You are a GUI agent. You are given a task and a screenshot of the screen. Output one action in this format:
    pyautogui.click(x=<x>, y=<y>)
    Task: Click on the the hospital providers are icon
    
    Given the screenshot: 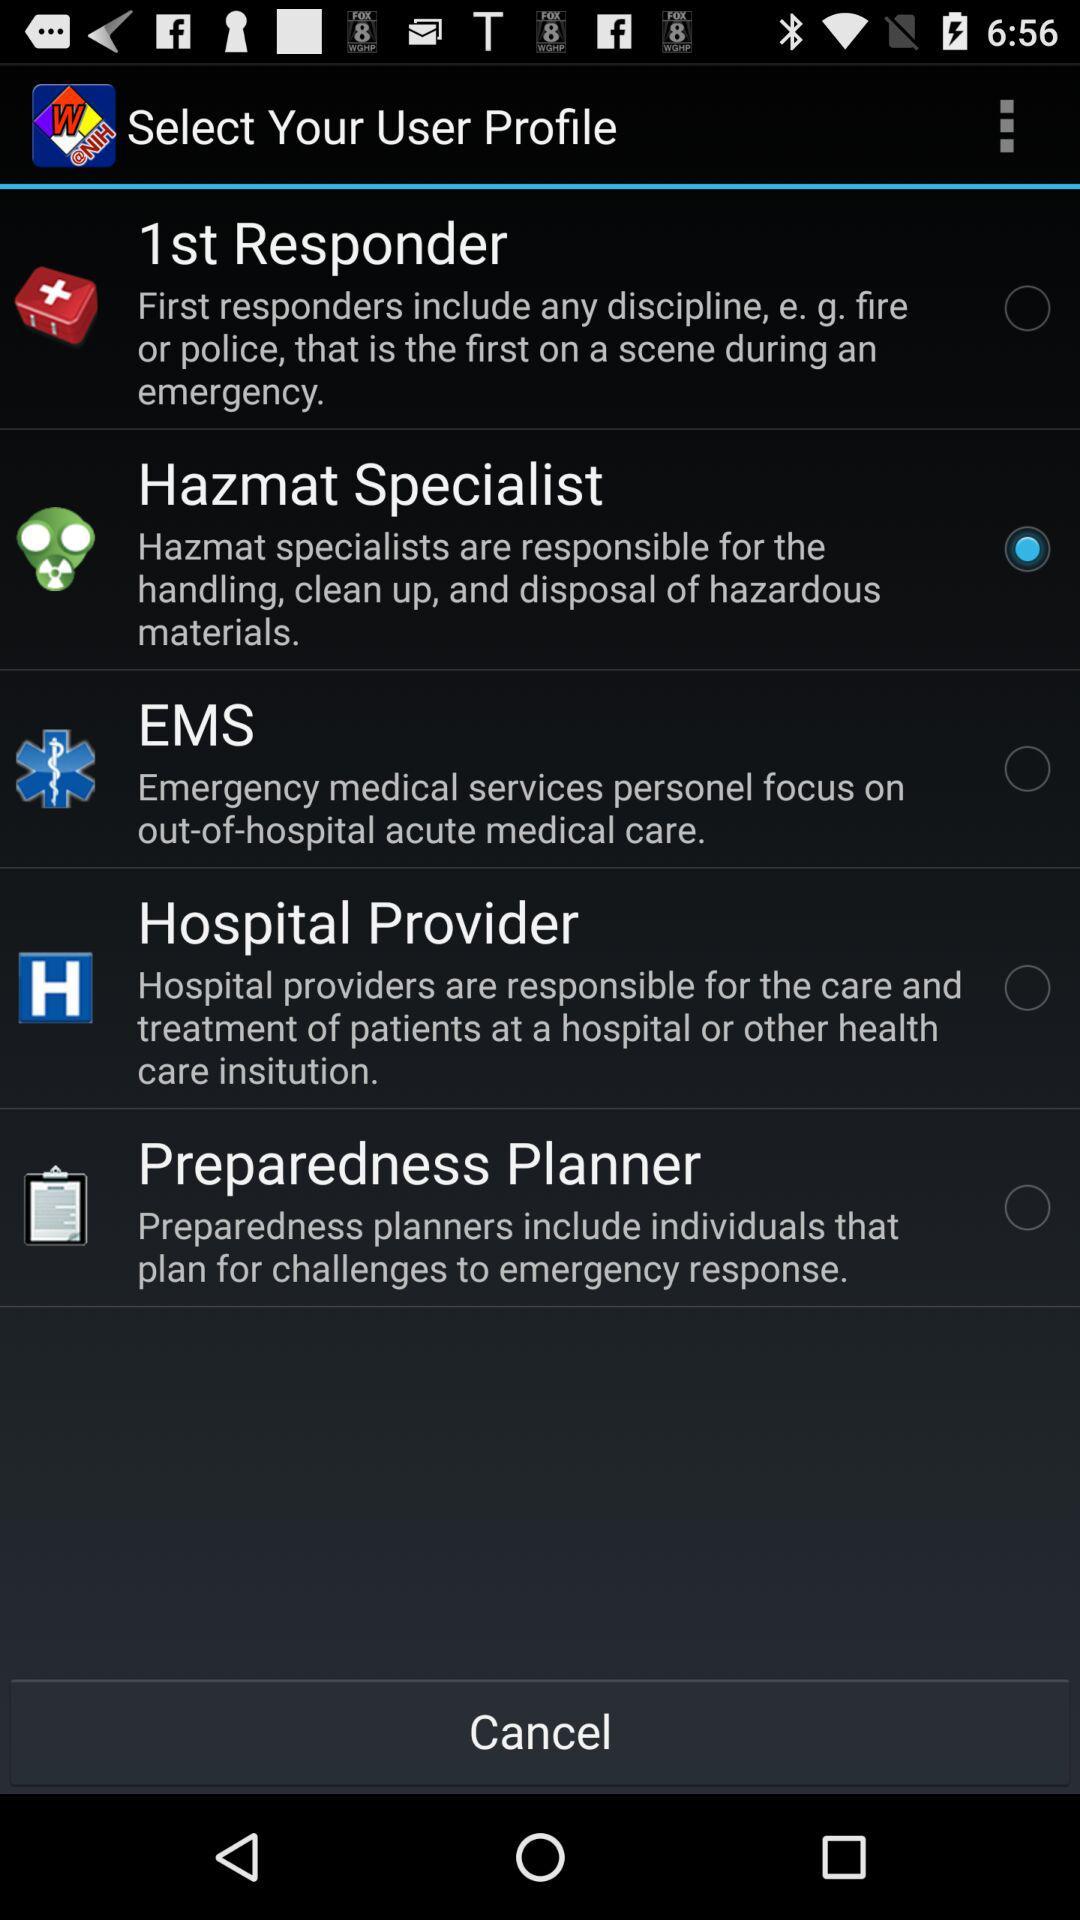 What is the action you would take?
    pyautogui.click(x=554, y=1026)
    